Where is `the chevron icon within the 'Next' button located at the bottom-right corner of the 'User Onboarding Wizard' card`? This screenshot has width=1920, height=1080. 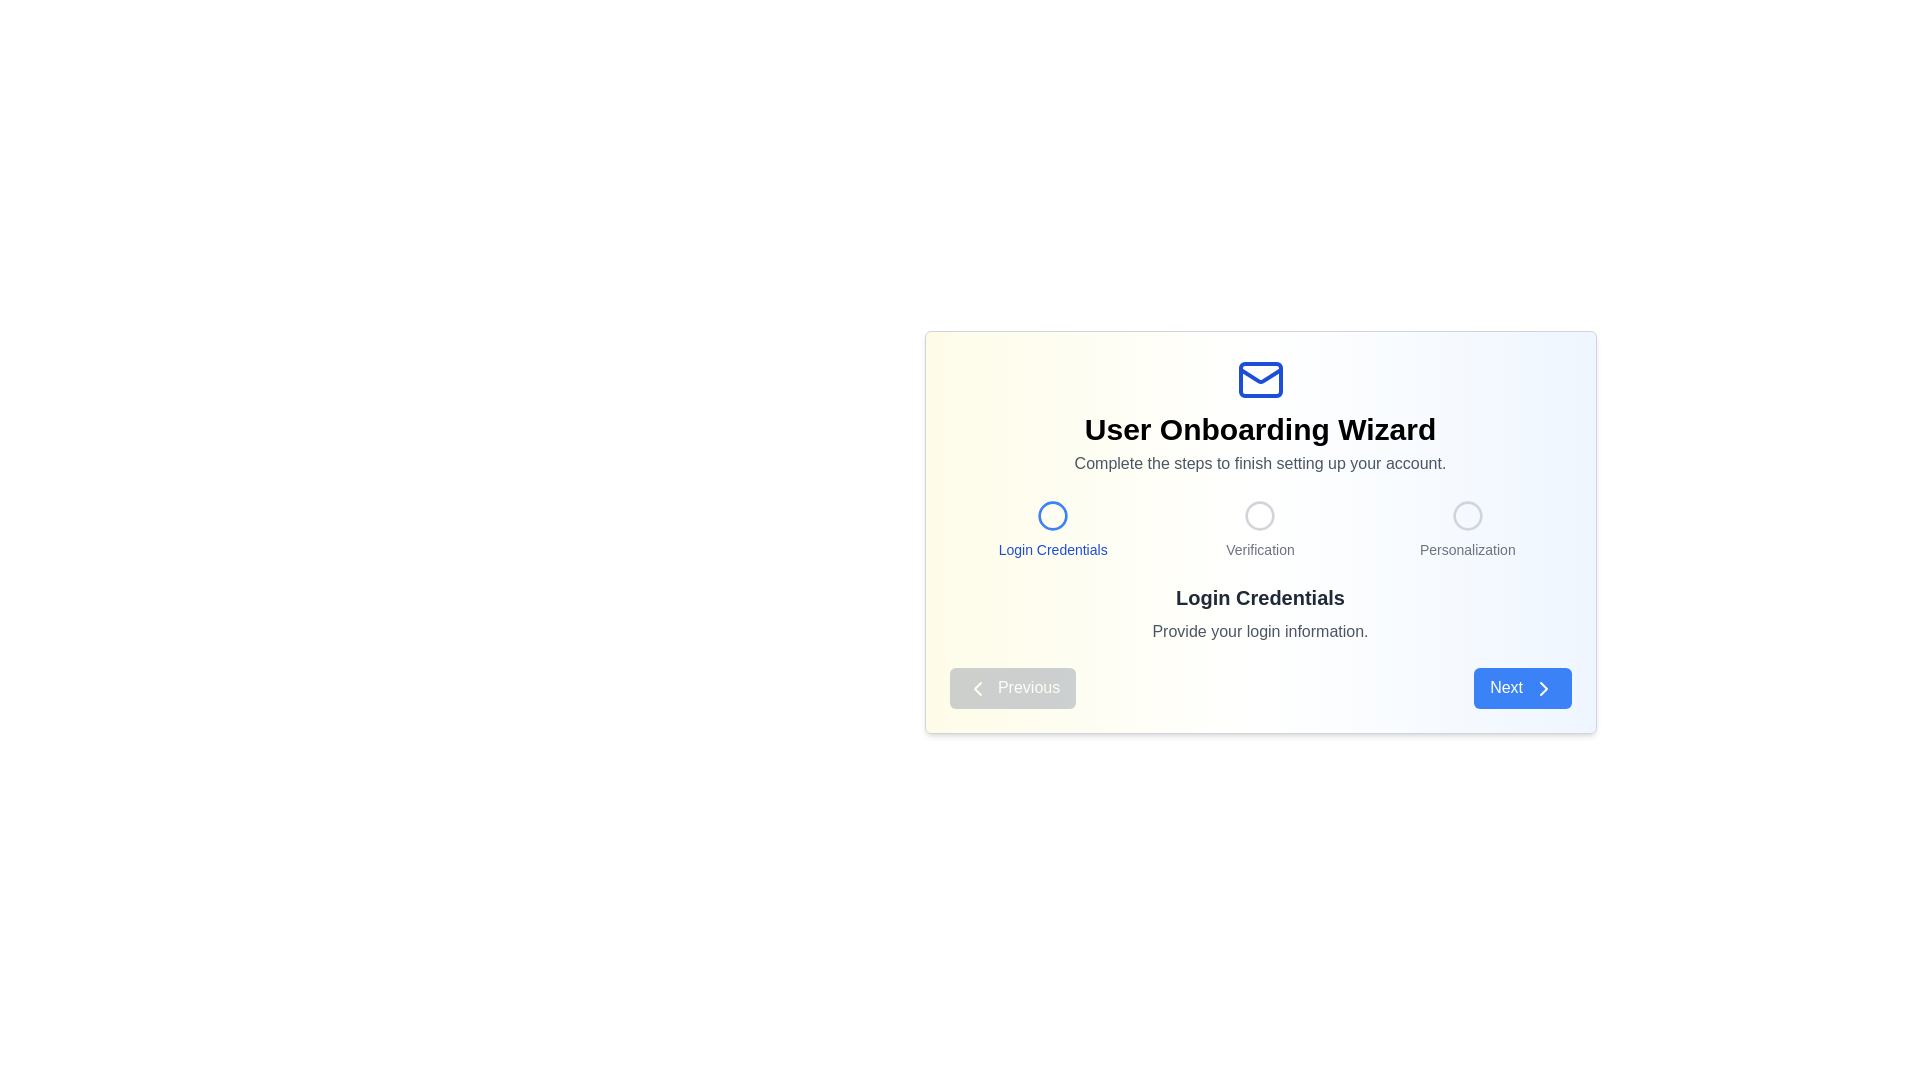 the chevron icon within the 'Next' button located at the bottom-right corner of the 'User Onboarding Wizard' card is located at coordinates (1542, 687).